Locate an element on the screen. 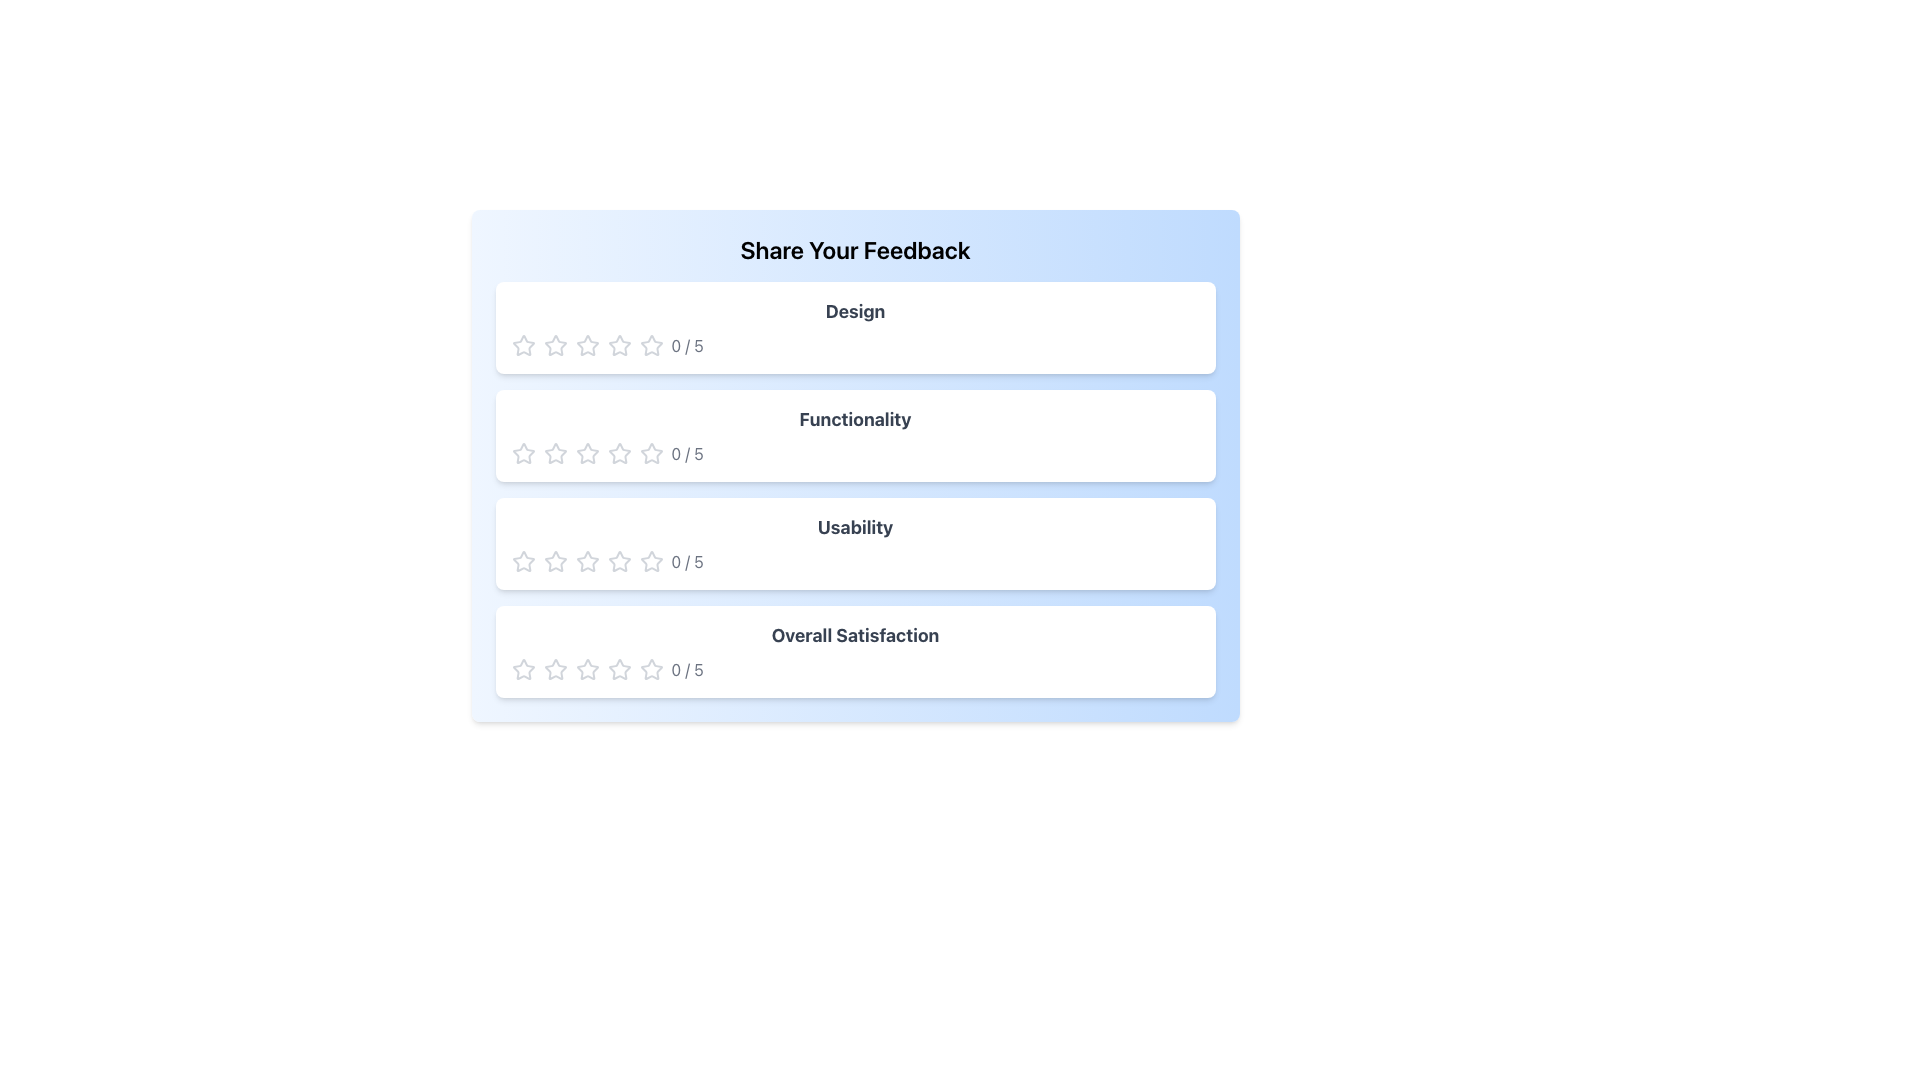 The width and height of the screenshot is (1920, 1080). the first hollow star icon used for rating in the 'Usability' feedback section, which is the first star in a set of five is located at coordinates (651, 561).